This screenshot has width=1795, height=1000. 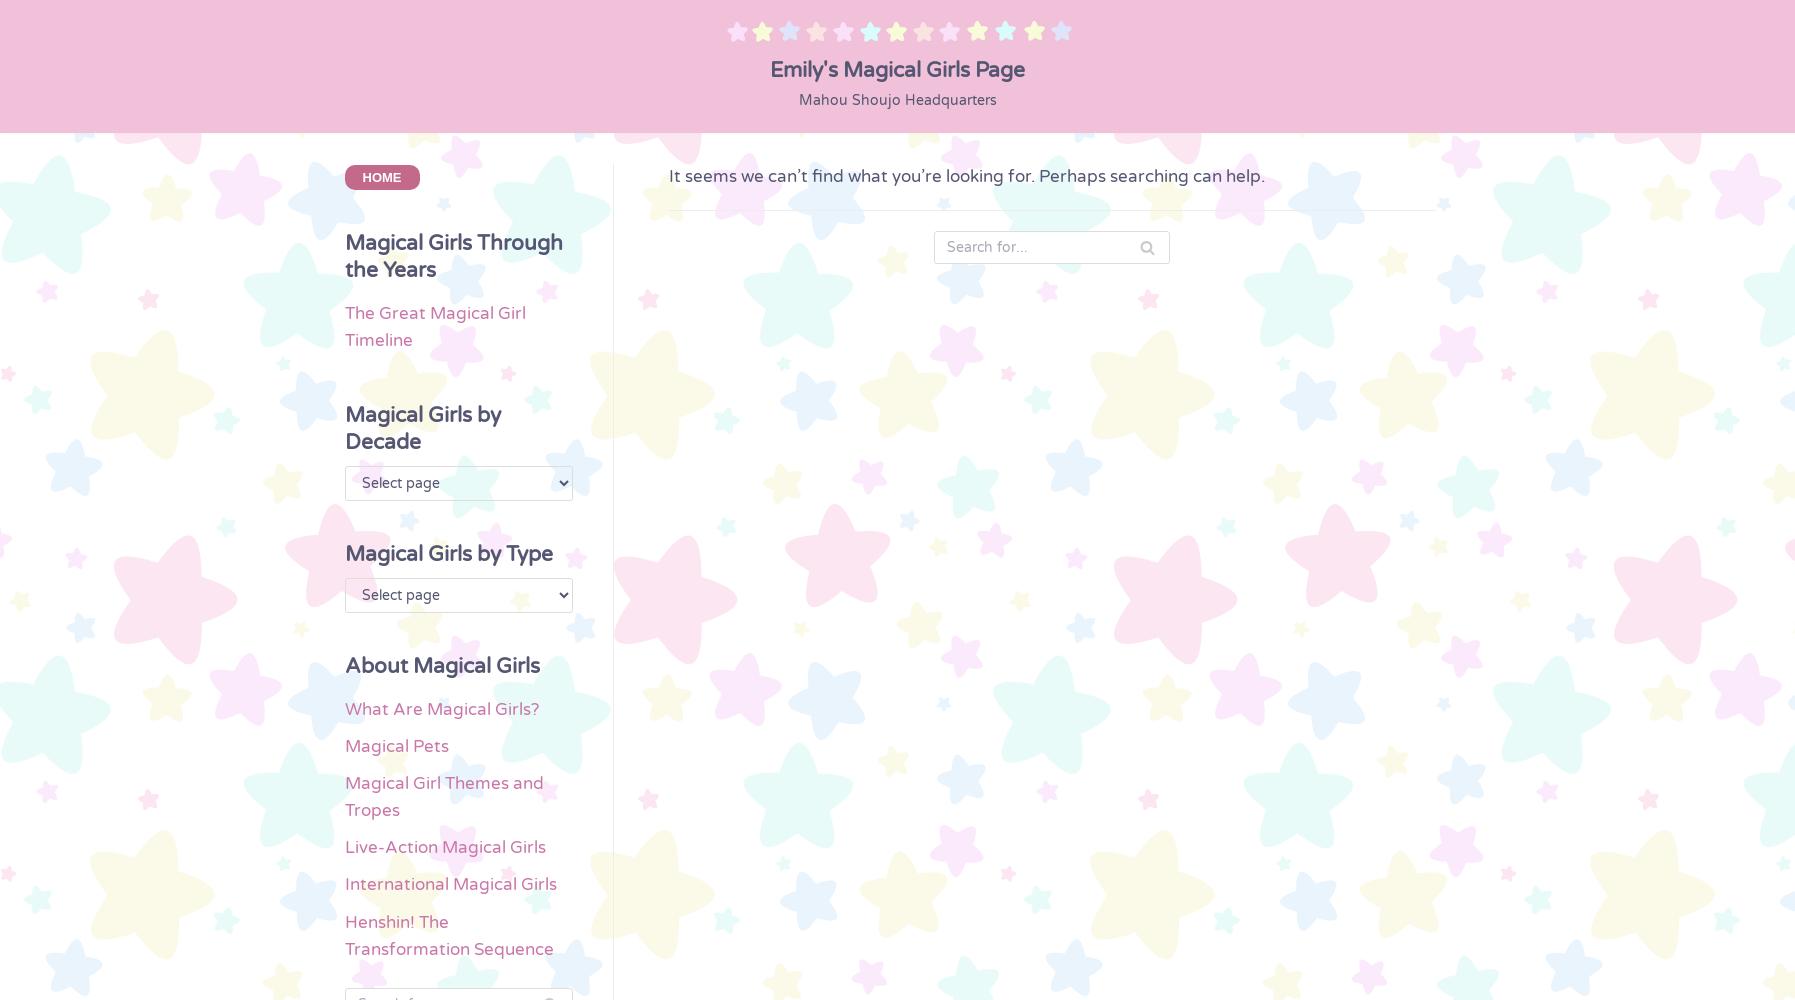 What do you see at coordinates (896, 68) in the screenshot?
I see `'Emily's Magical Girls Page'` at bounding box center [896, 68].